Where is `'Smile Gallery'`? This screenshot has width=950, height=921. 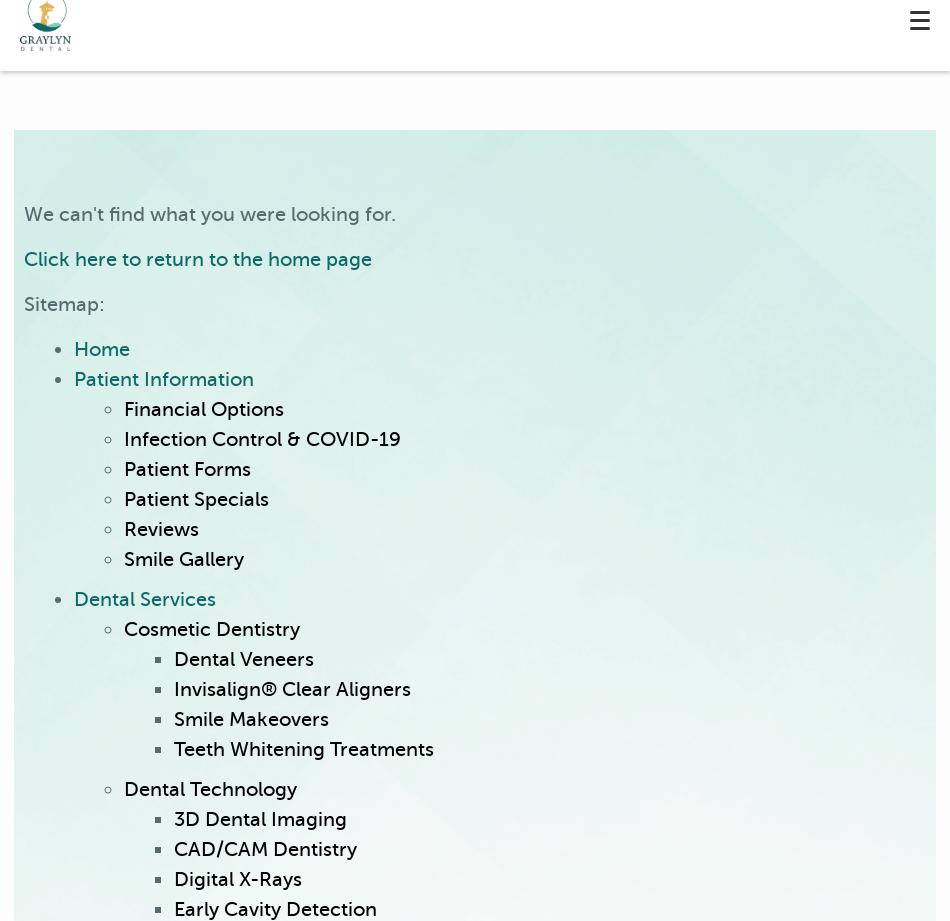
'Smile Gallery' is located at coordinates (184, 558).